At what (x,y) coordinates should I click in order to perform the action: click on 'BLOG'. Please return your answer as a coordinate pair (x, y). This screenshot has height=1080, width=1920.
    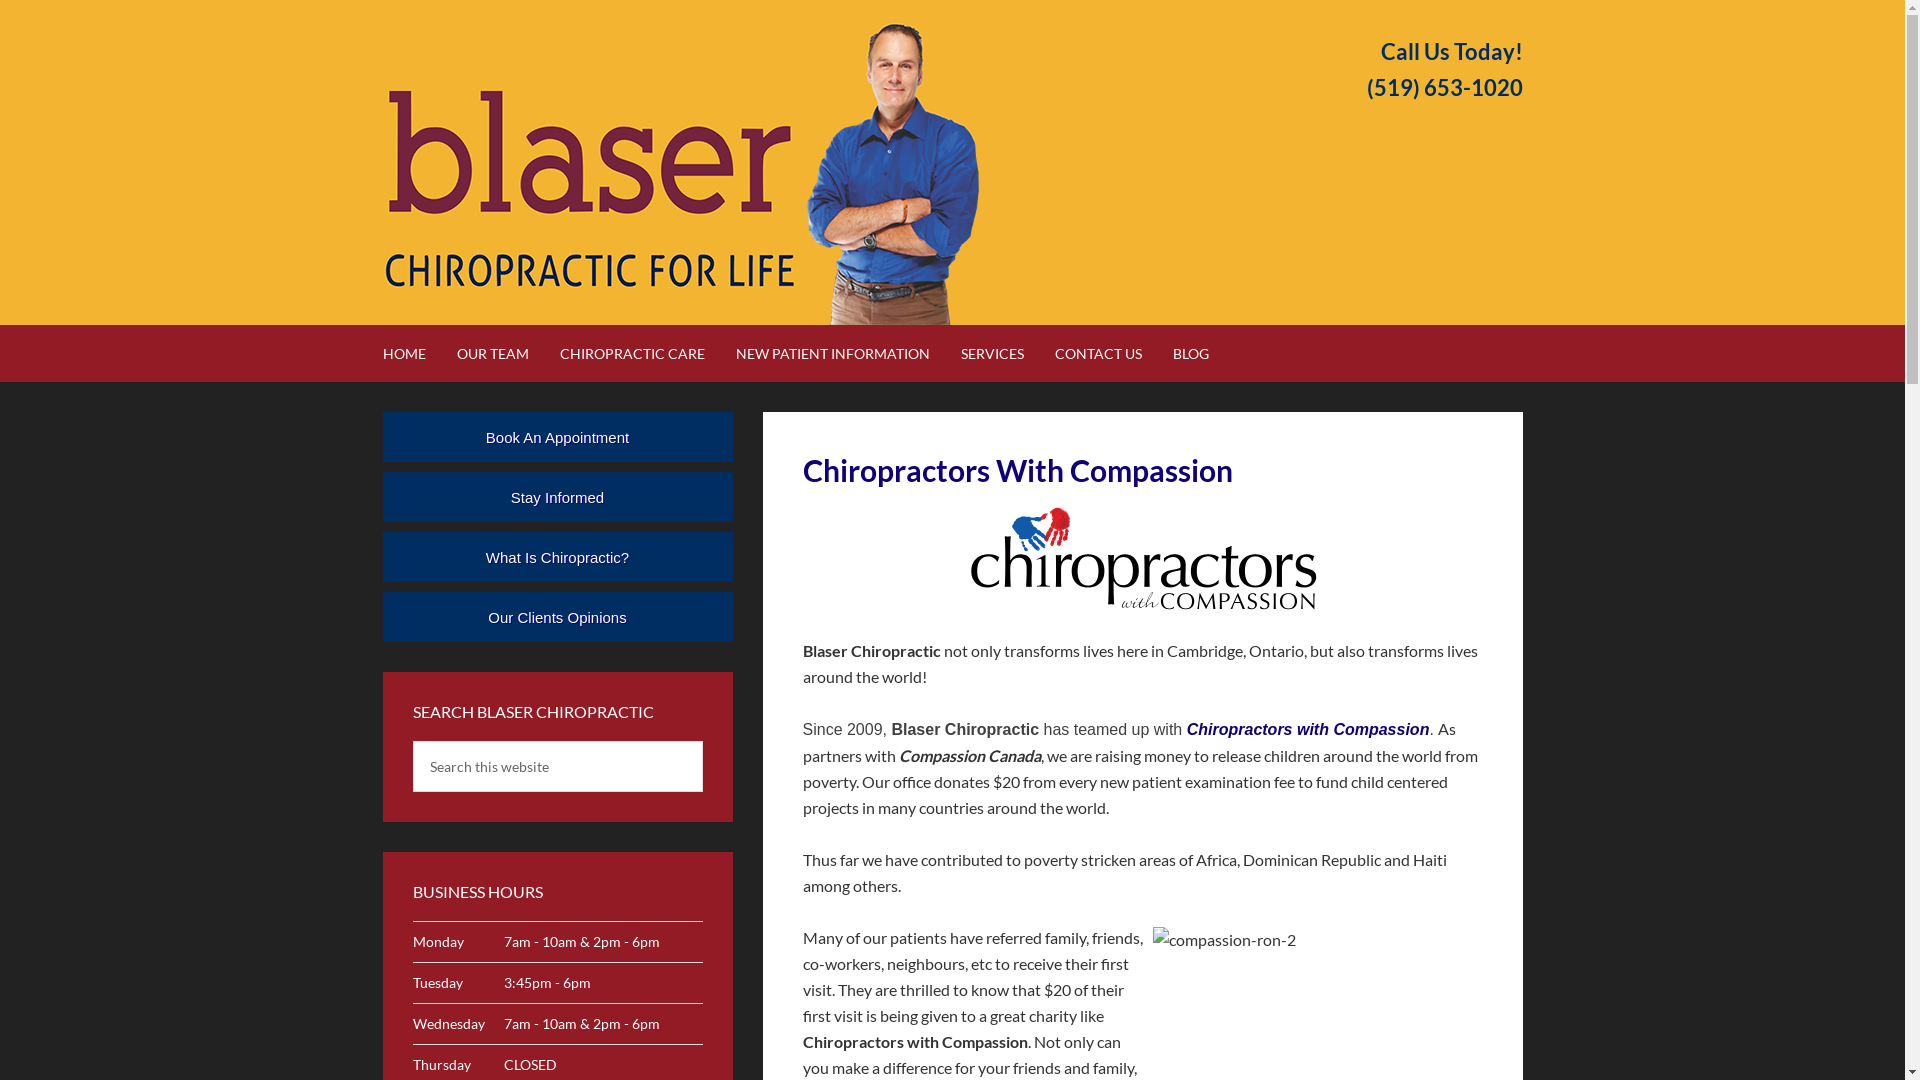
    Looking at the image, I should click on (1203, 352).